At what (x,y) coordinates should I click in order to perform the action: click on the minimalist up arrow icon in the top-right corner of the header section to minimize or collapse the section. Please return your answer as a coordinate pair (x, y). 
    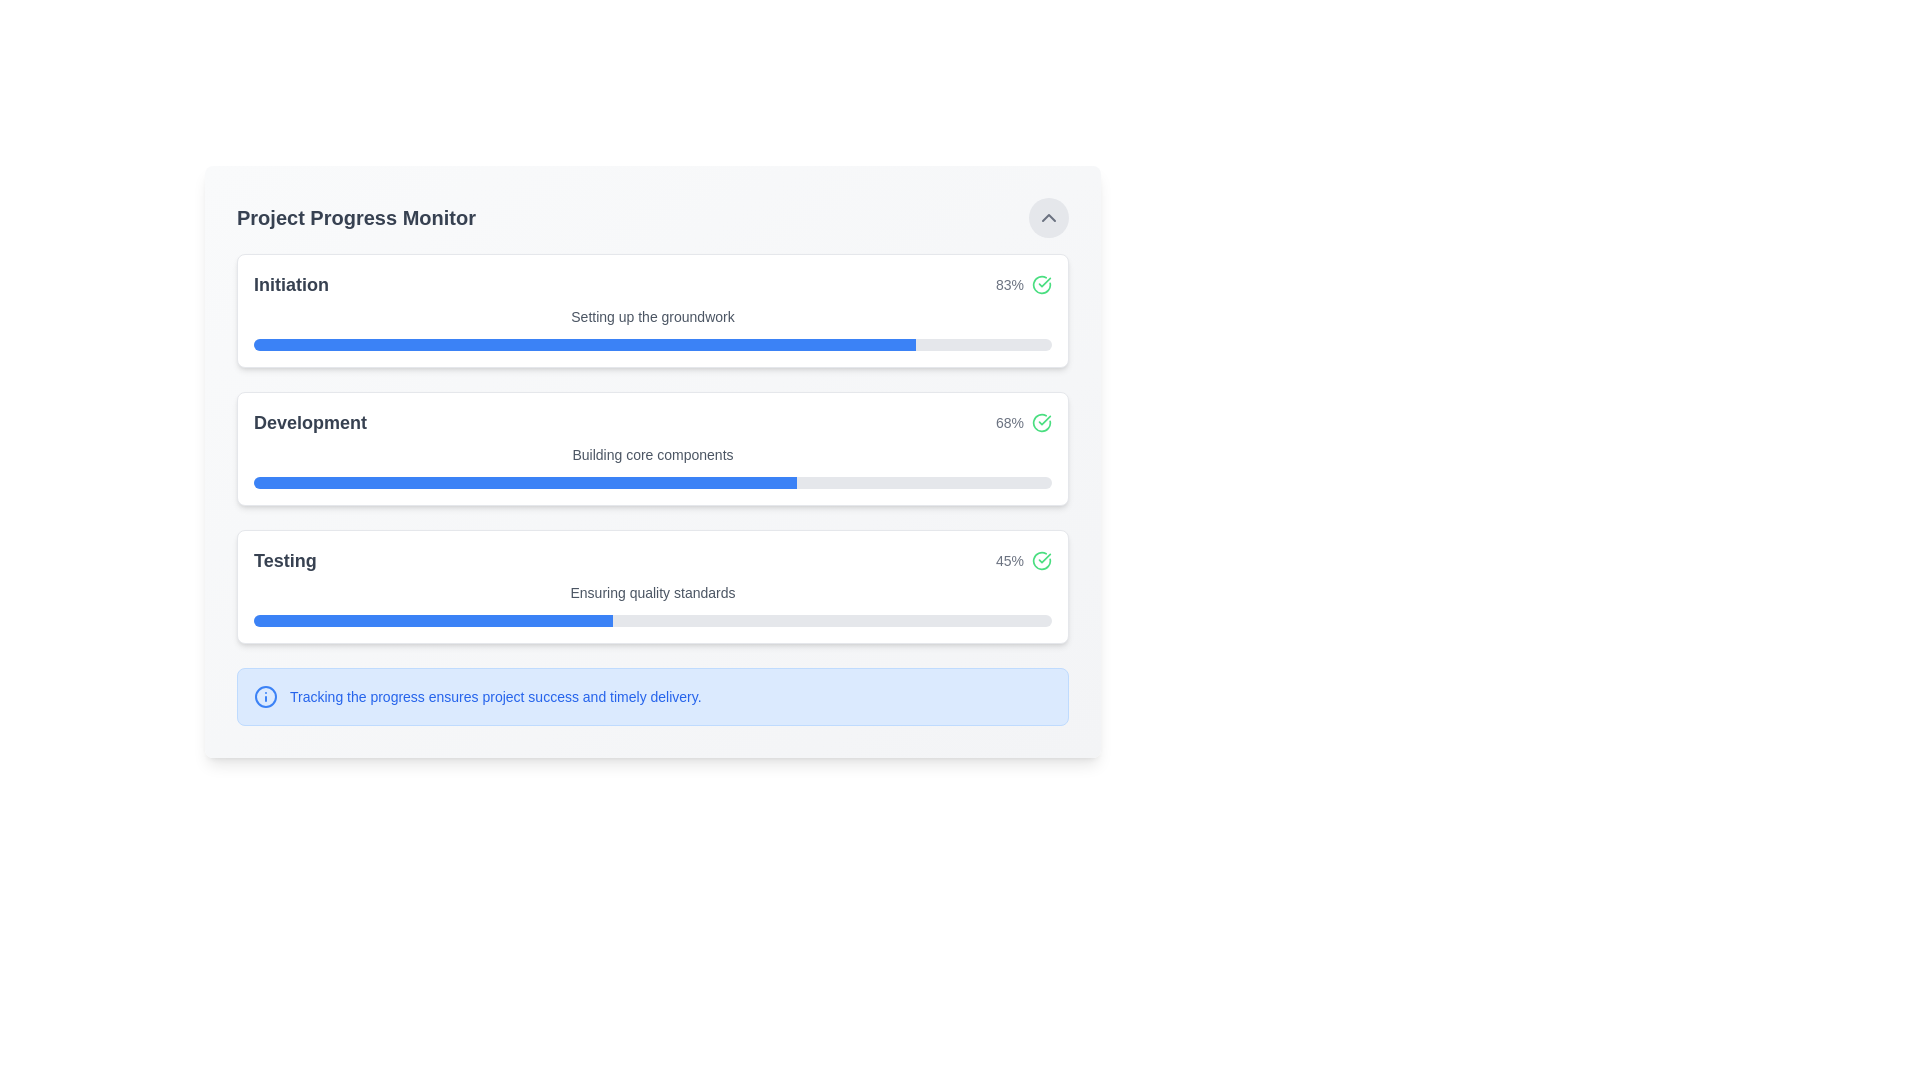
    Looking at the image, I should click on (1048, 218).